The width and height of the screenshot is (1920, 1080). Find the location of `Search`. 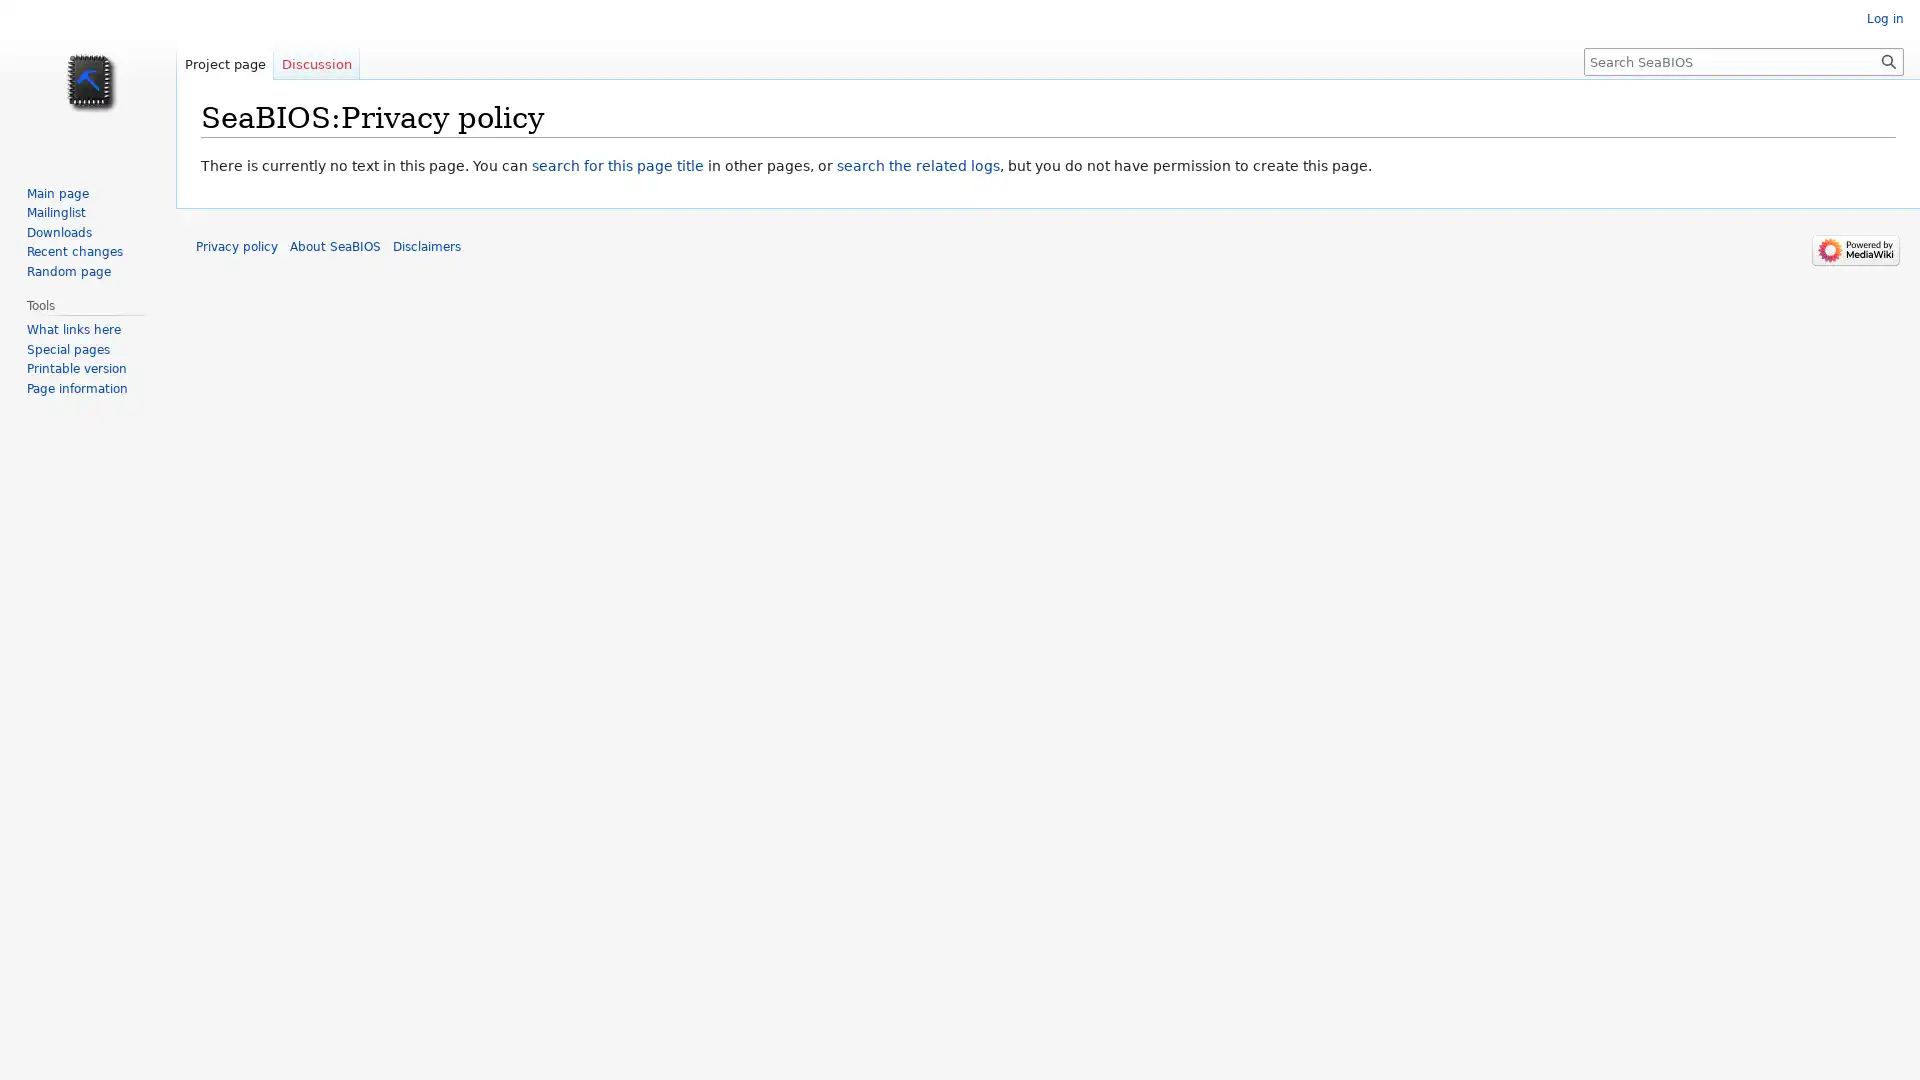

Search is located at coordinates (1888, 60).